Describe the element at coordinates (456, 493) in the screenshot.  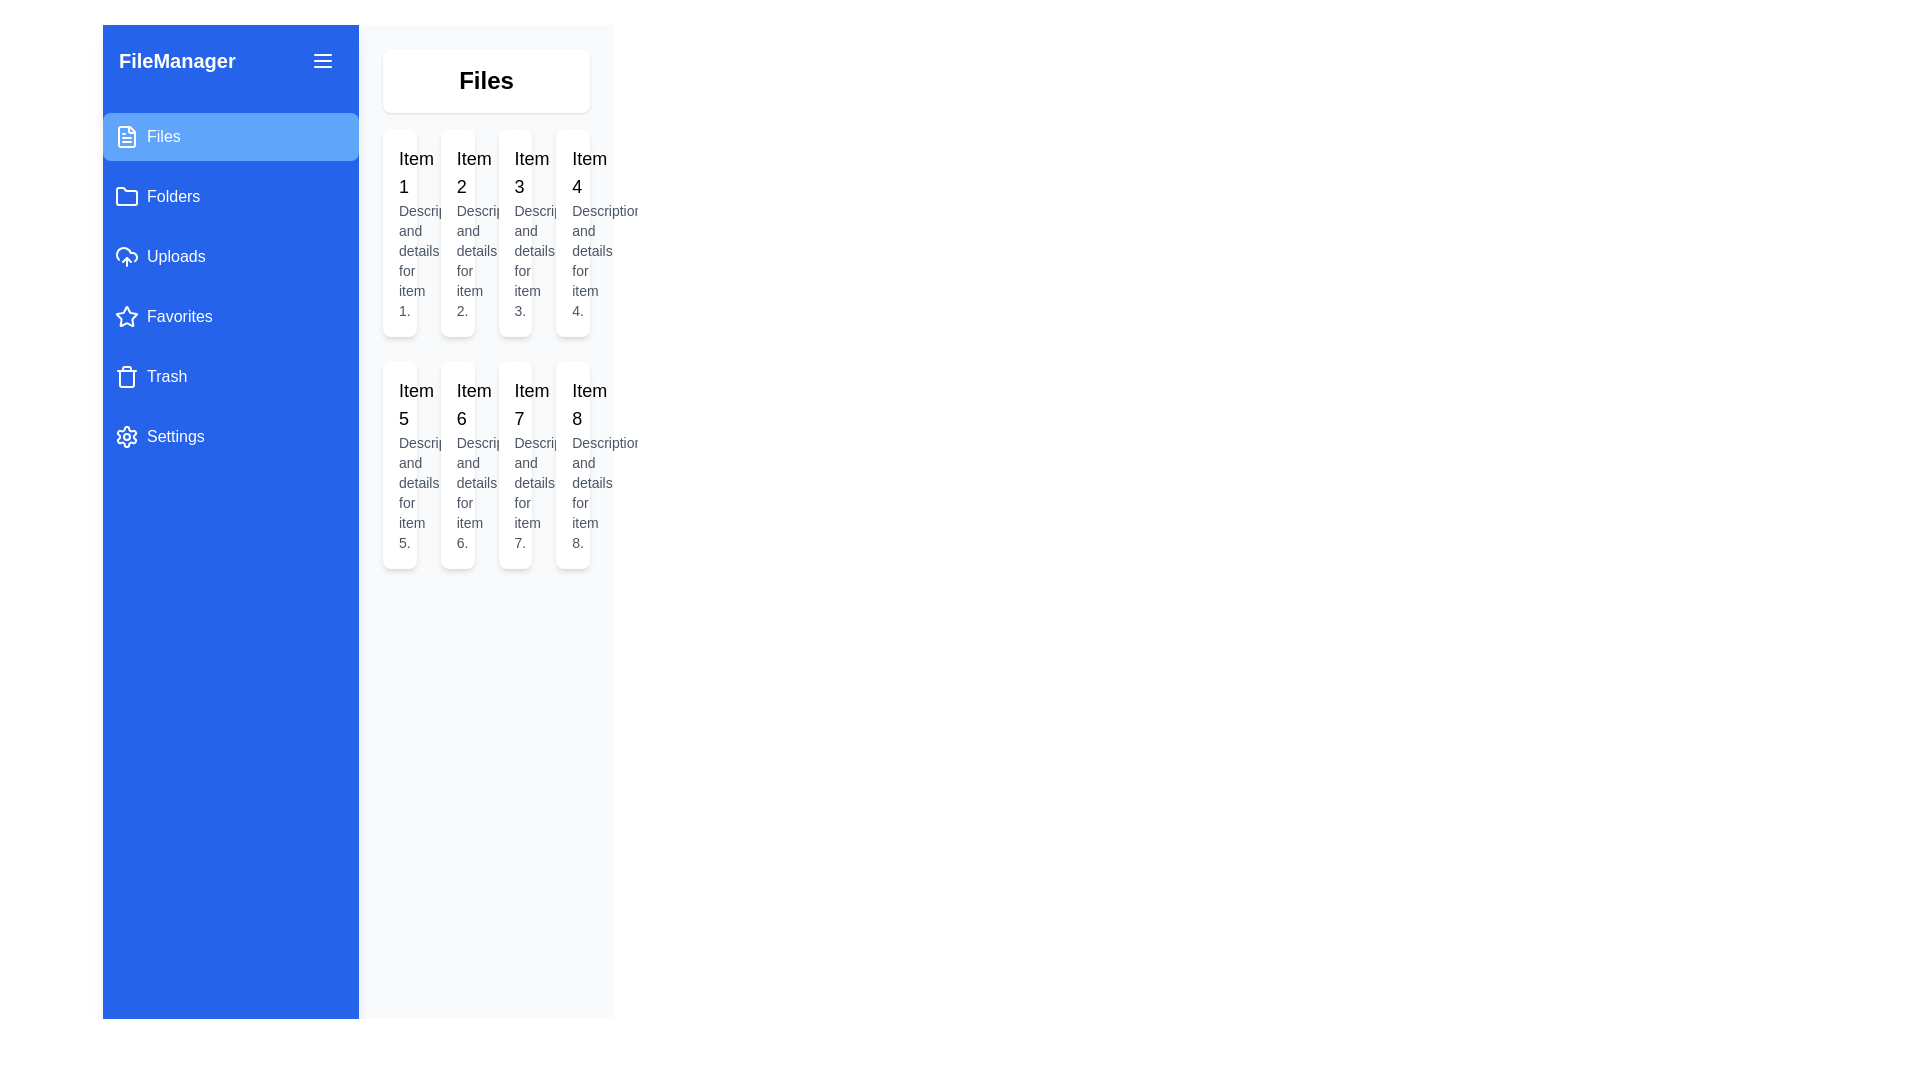
I see `descriptive text label below the heading 'Item 6' in the second card of the grid layout` at that location.